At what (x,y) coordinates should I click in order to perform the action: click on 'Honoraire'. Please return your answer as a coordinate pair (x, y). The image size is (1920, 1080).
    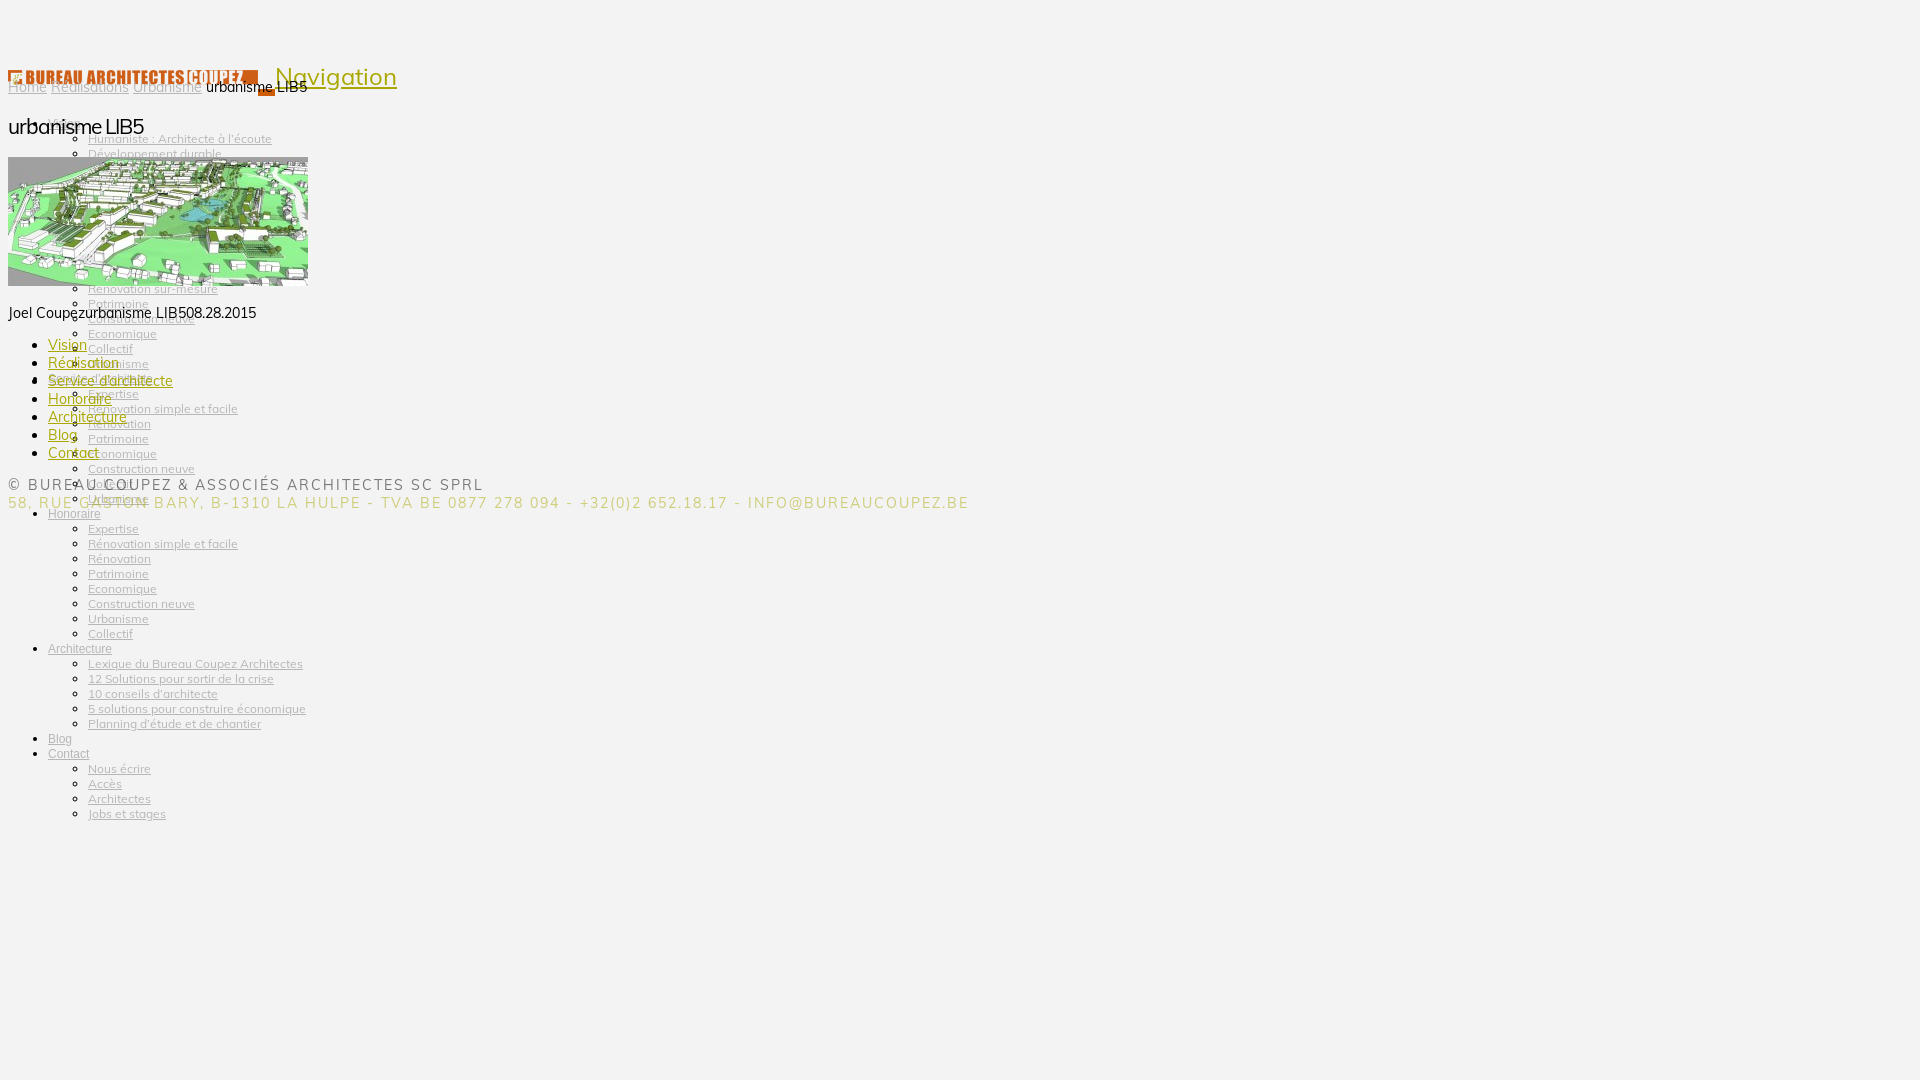
    Looking at the image, I should click on (48, 495).